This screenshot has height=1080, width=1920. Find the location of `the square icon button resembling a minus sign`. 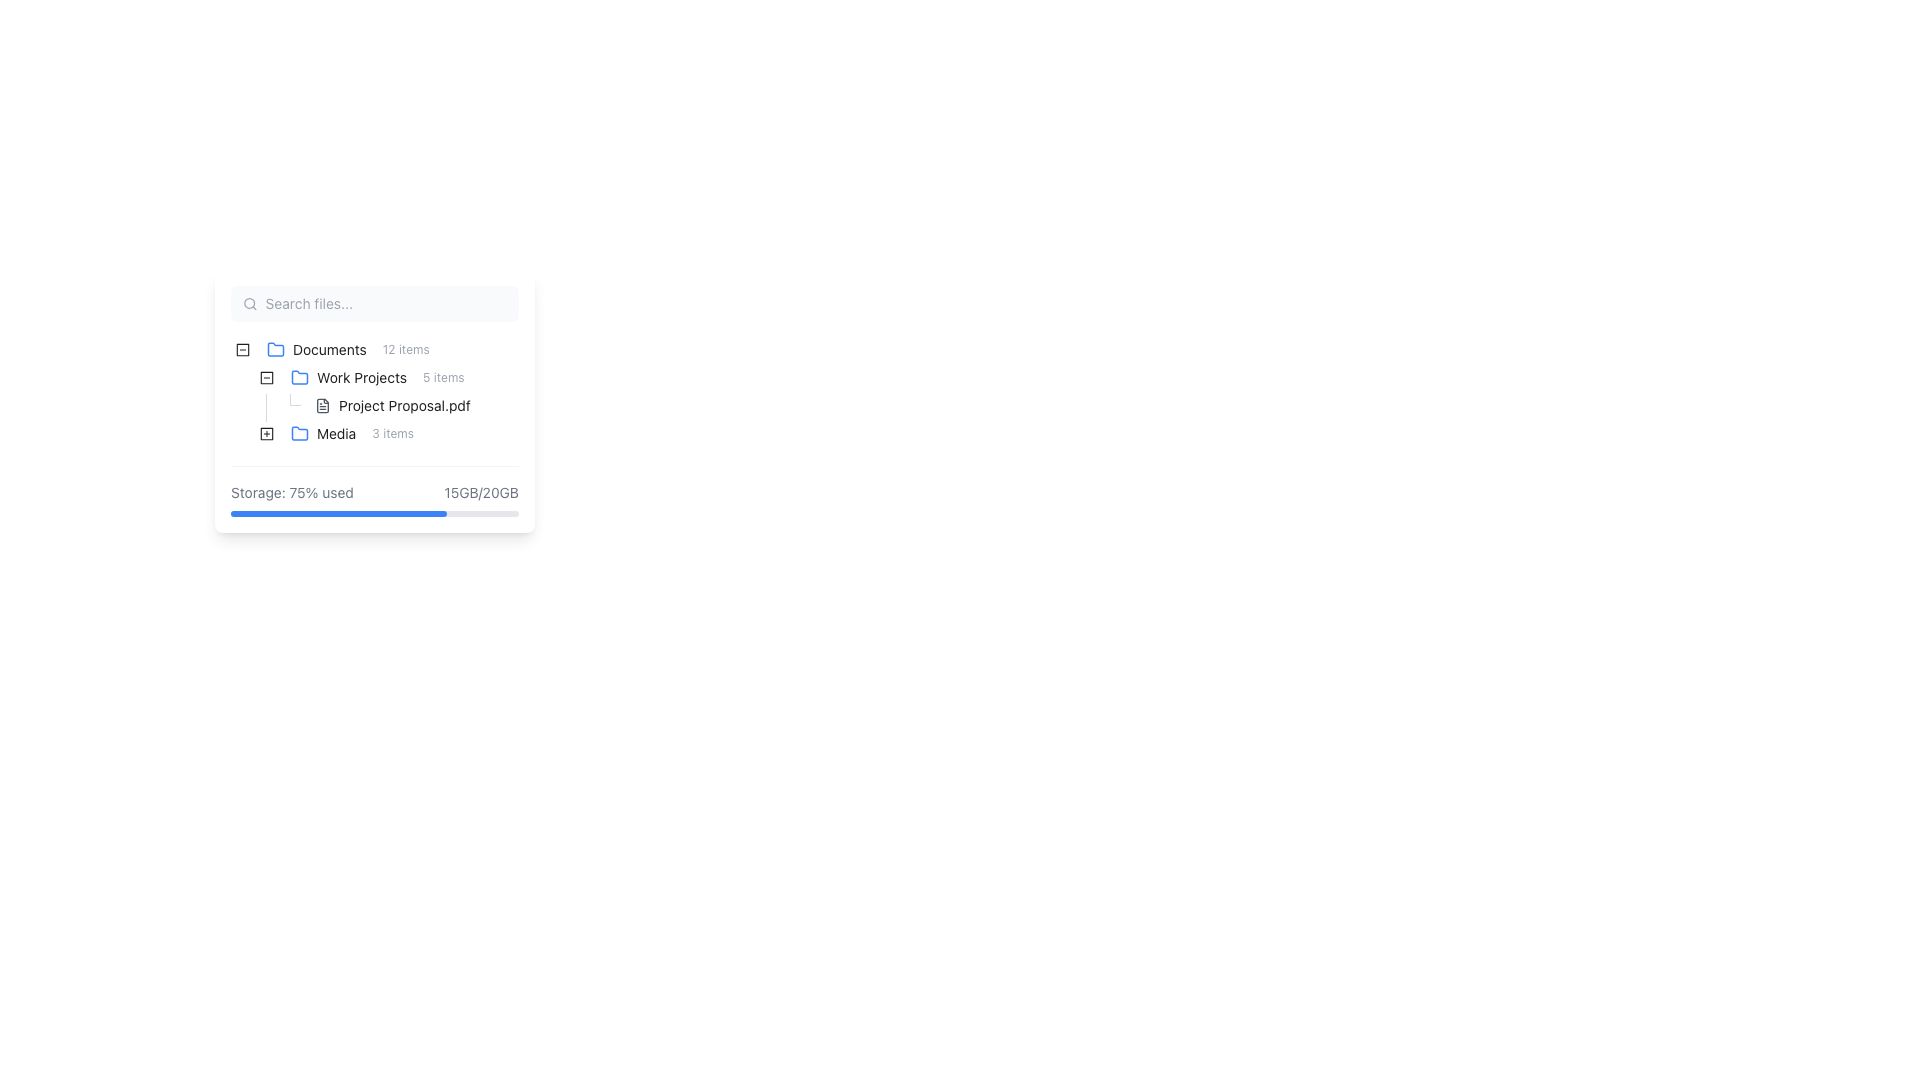

the square icon button resembling a minus sign is located at coordinates (266, 378).